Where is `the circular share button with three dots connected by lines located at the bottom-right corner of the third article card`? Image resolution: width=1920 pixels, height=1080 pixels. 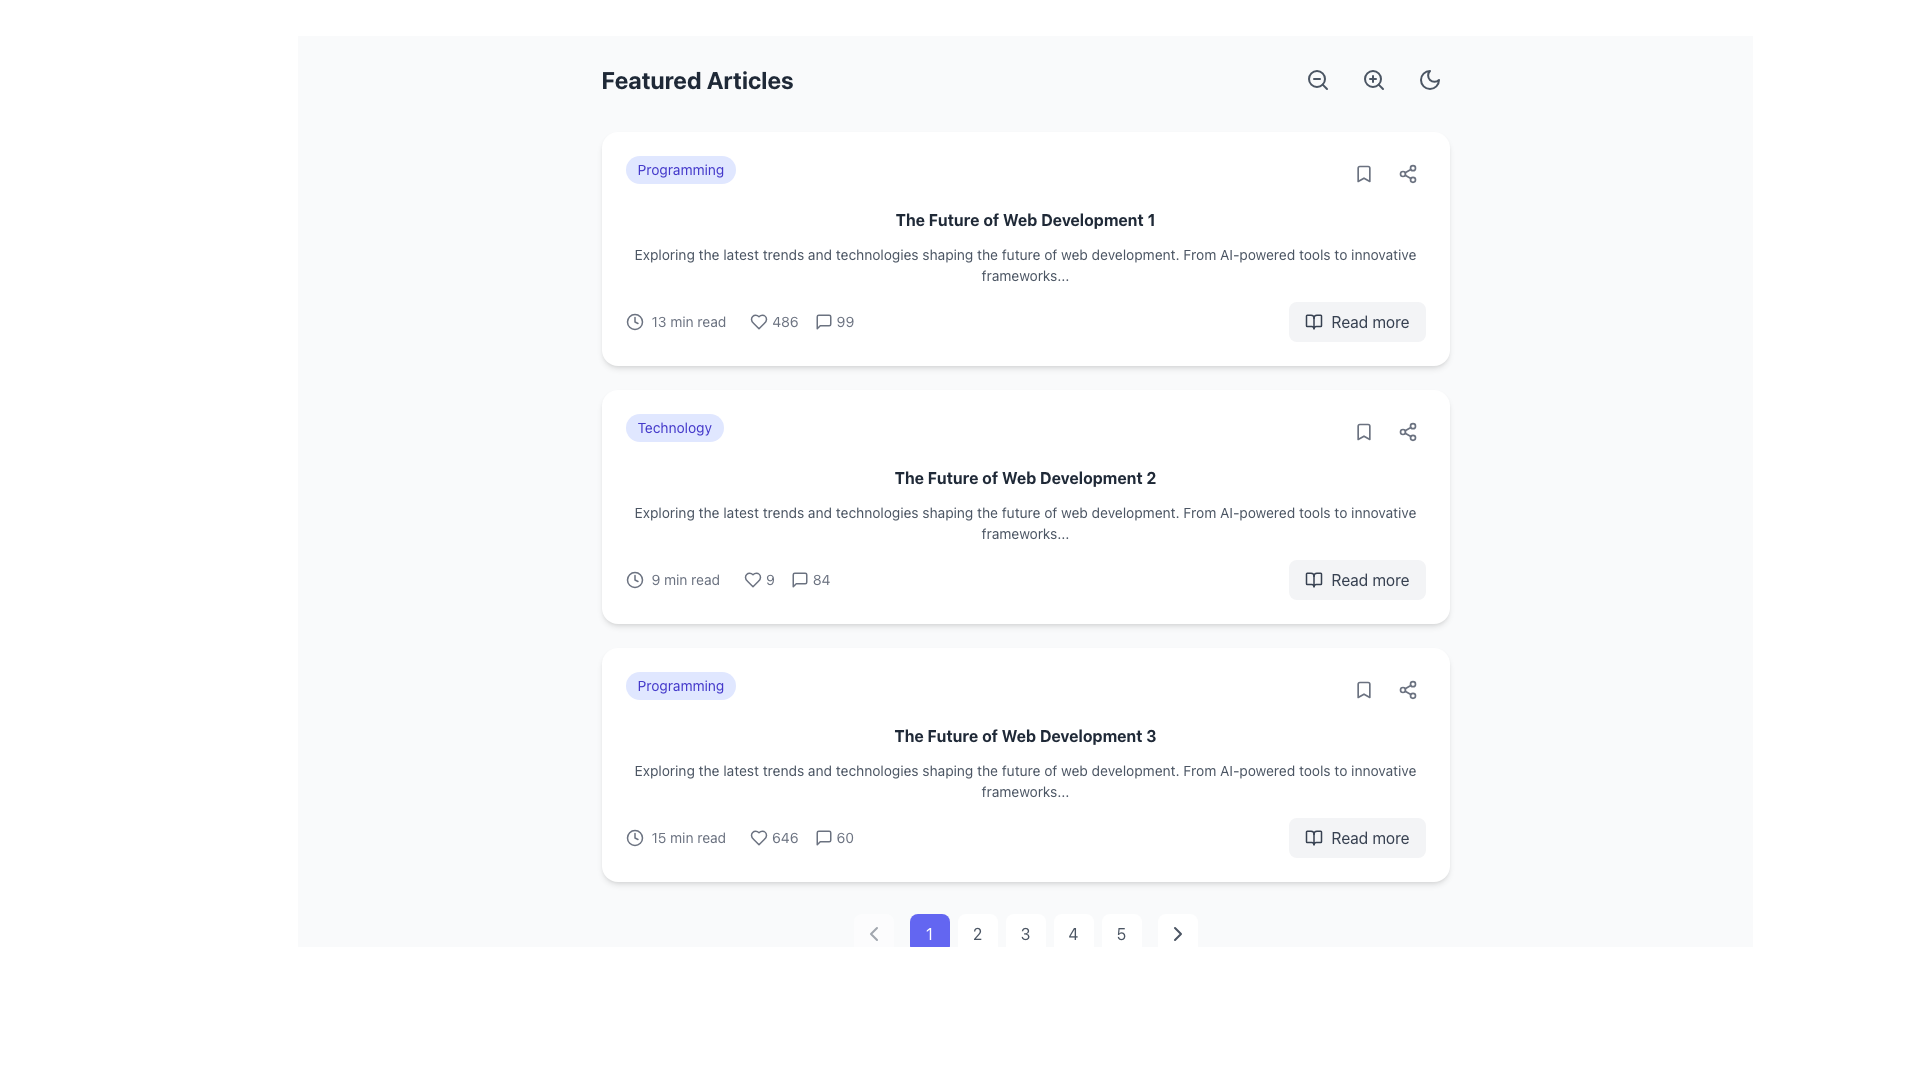 the circular share button with three dots connected by lines located at the bottom-right corner of the third article card is located at coordinates (1406, 689).